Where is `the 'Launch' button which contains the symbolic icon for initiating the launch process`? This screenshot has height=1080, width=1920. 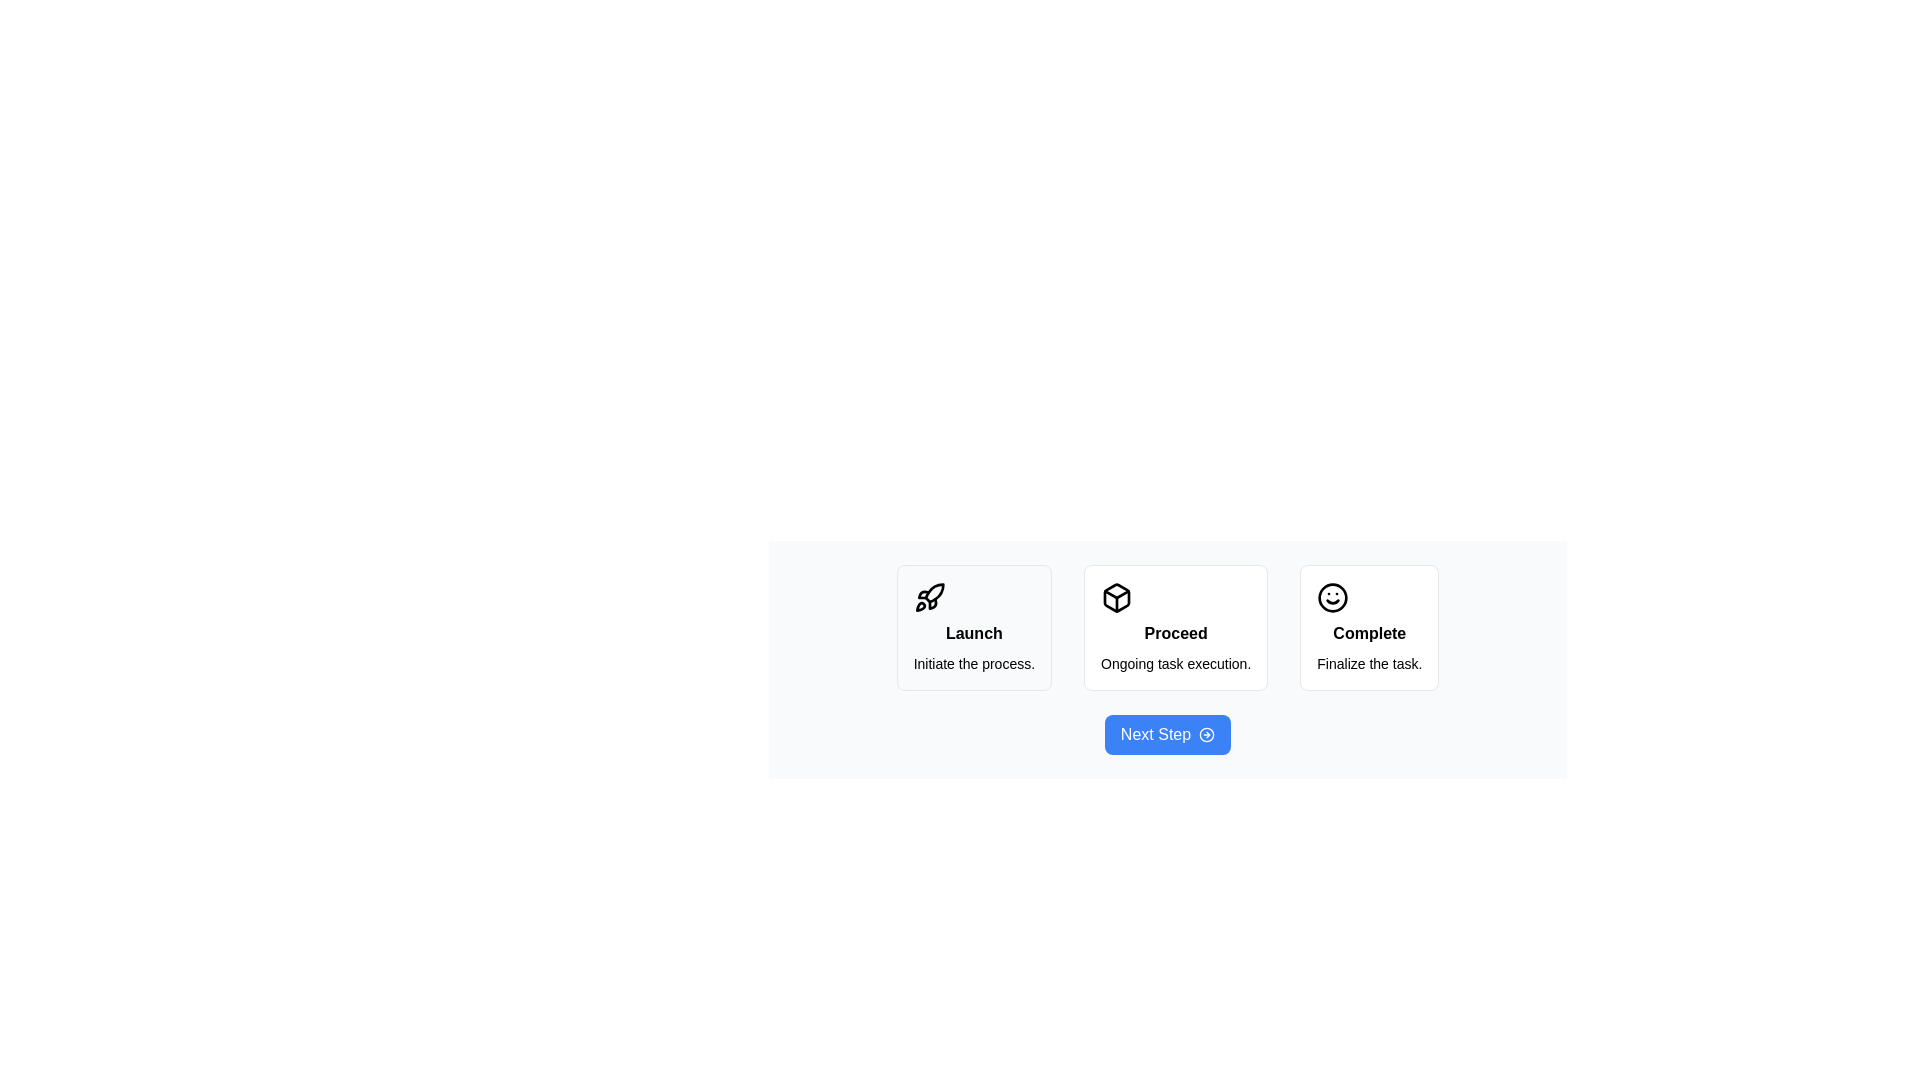 the 'Launch' button which contains the symbolic icon for initiating the launch process is located at coordinates (928, 596).